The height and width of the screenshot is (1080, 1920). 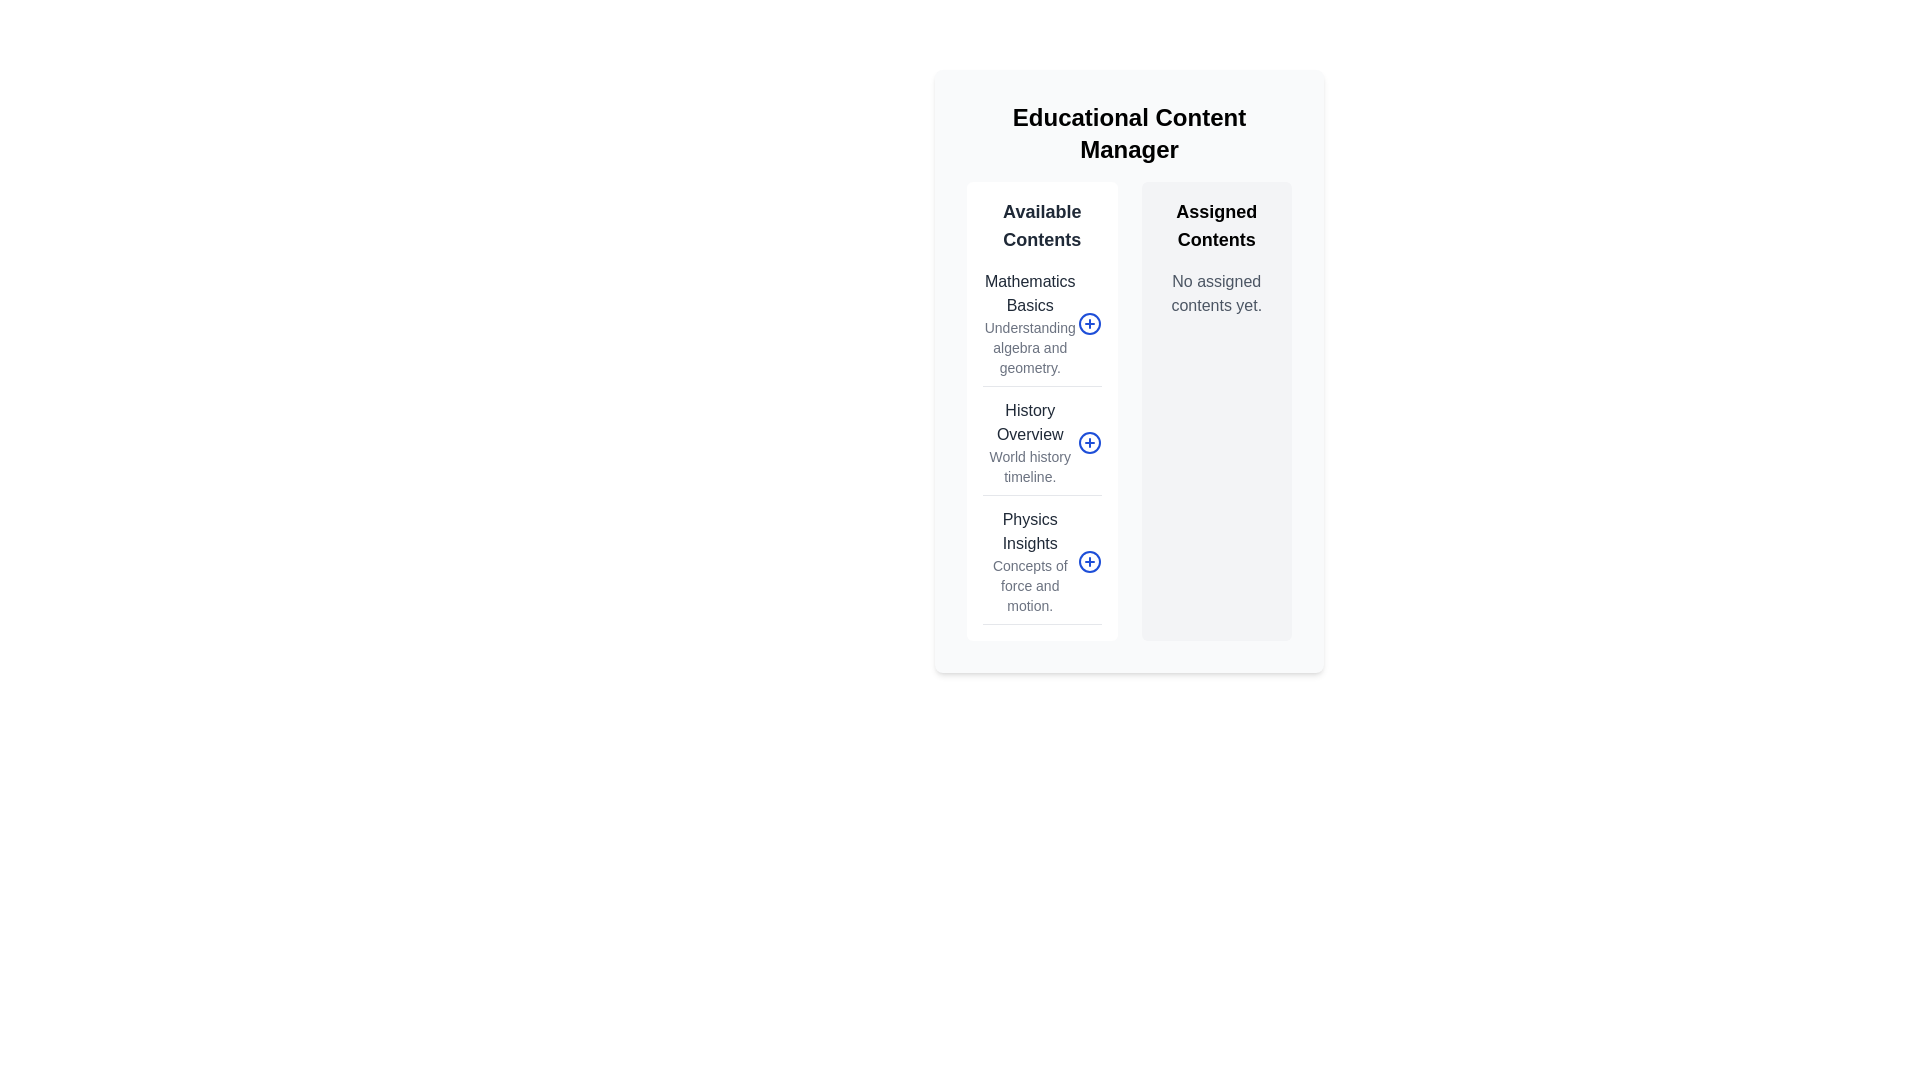 What do you see at coordinates (1041, 566) in the screenshot?
I see `the List Item titled 'Physics Insights' which includes a description 'Concepts of force and motion.' and a blue circular '+' icon to its right` at bounding box center [1041, 566].